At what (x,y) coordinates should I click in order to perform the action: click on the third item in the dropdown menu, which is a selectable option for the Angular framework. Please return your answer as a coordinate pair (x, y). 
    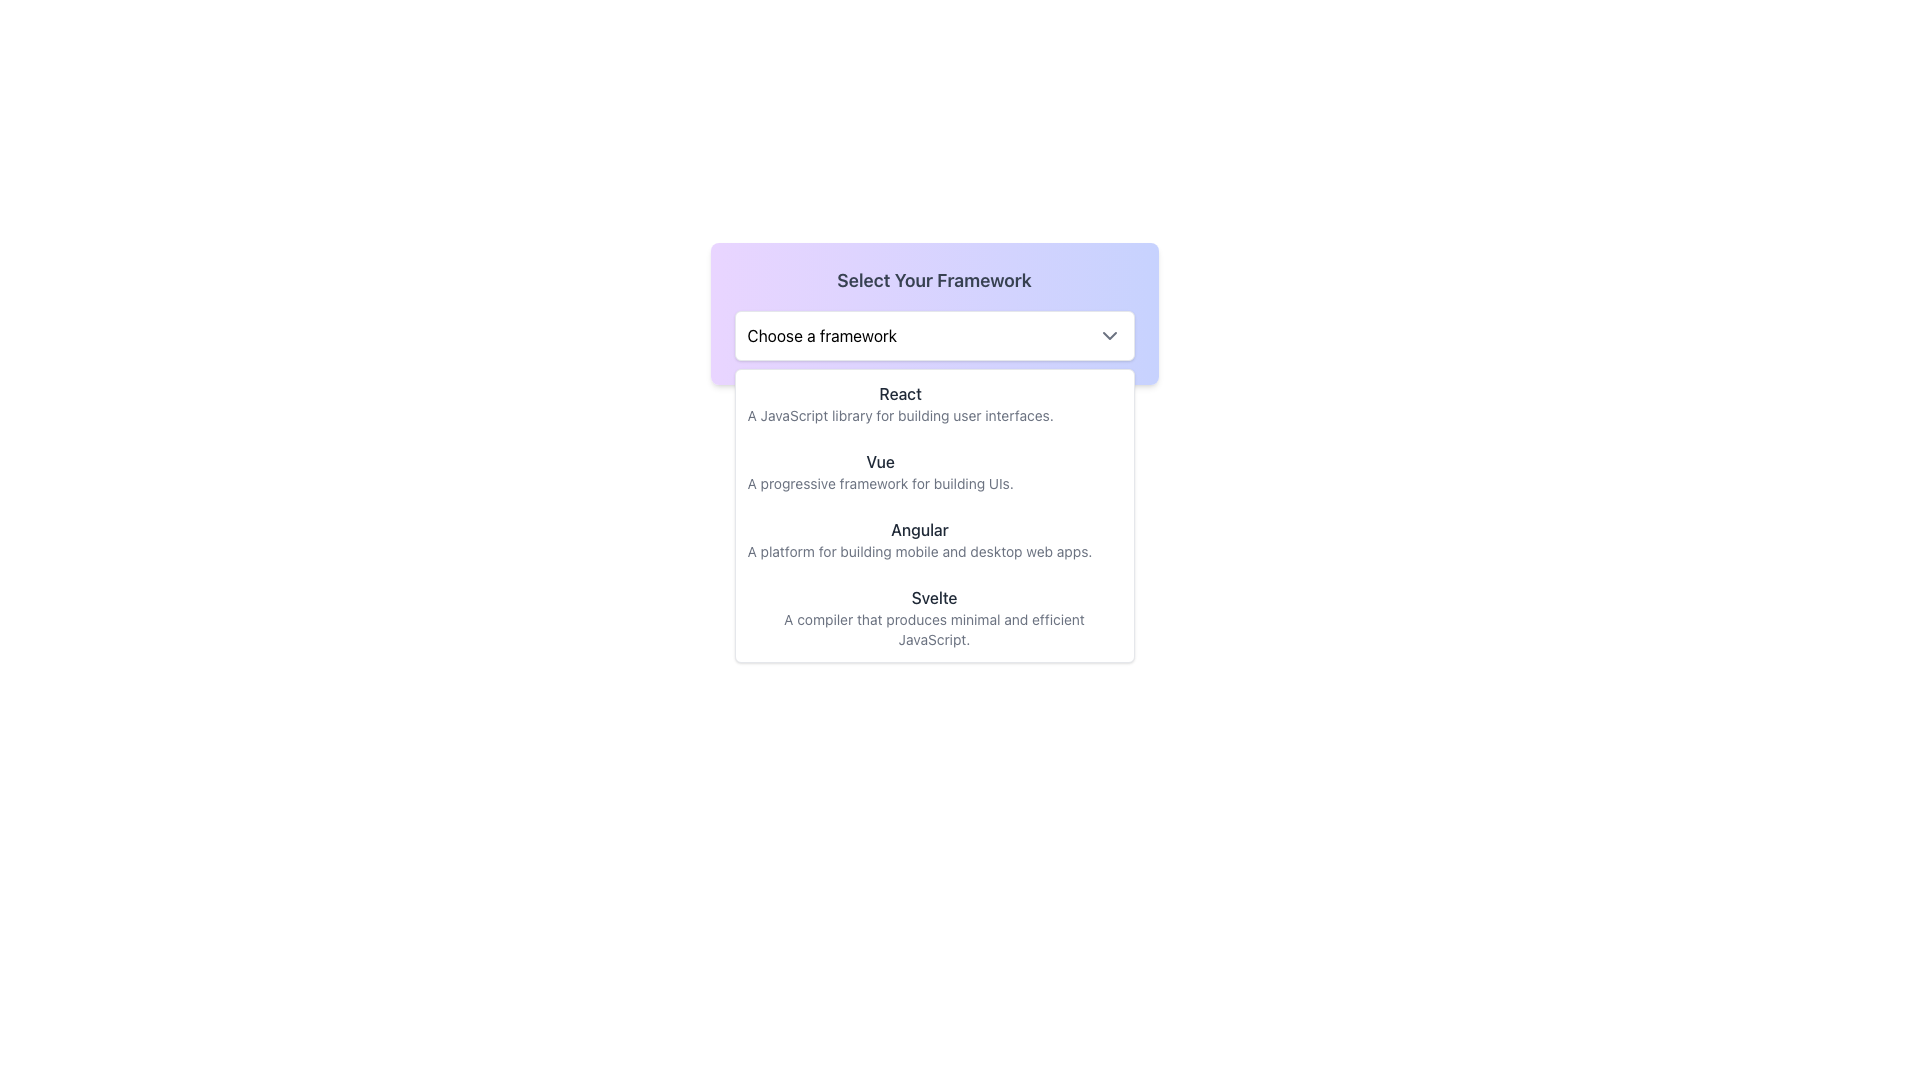
    Looking at the image, I should click on (933, 540).